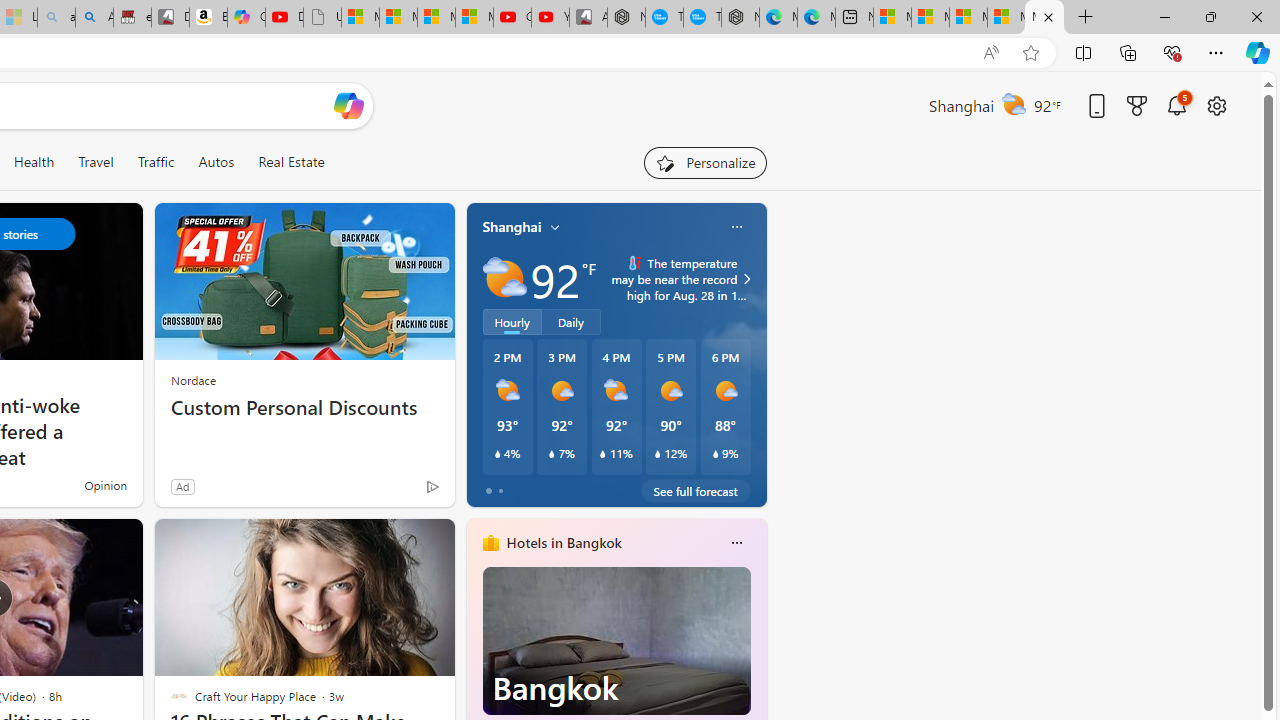 This screenshot has height=720, width=1280. I want to click on 'Copilot', so click(245, 17).